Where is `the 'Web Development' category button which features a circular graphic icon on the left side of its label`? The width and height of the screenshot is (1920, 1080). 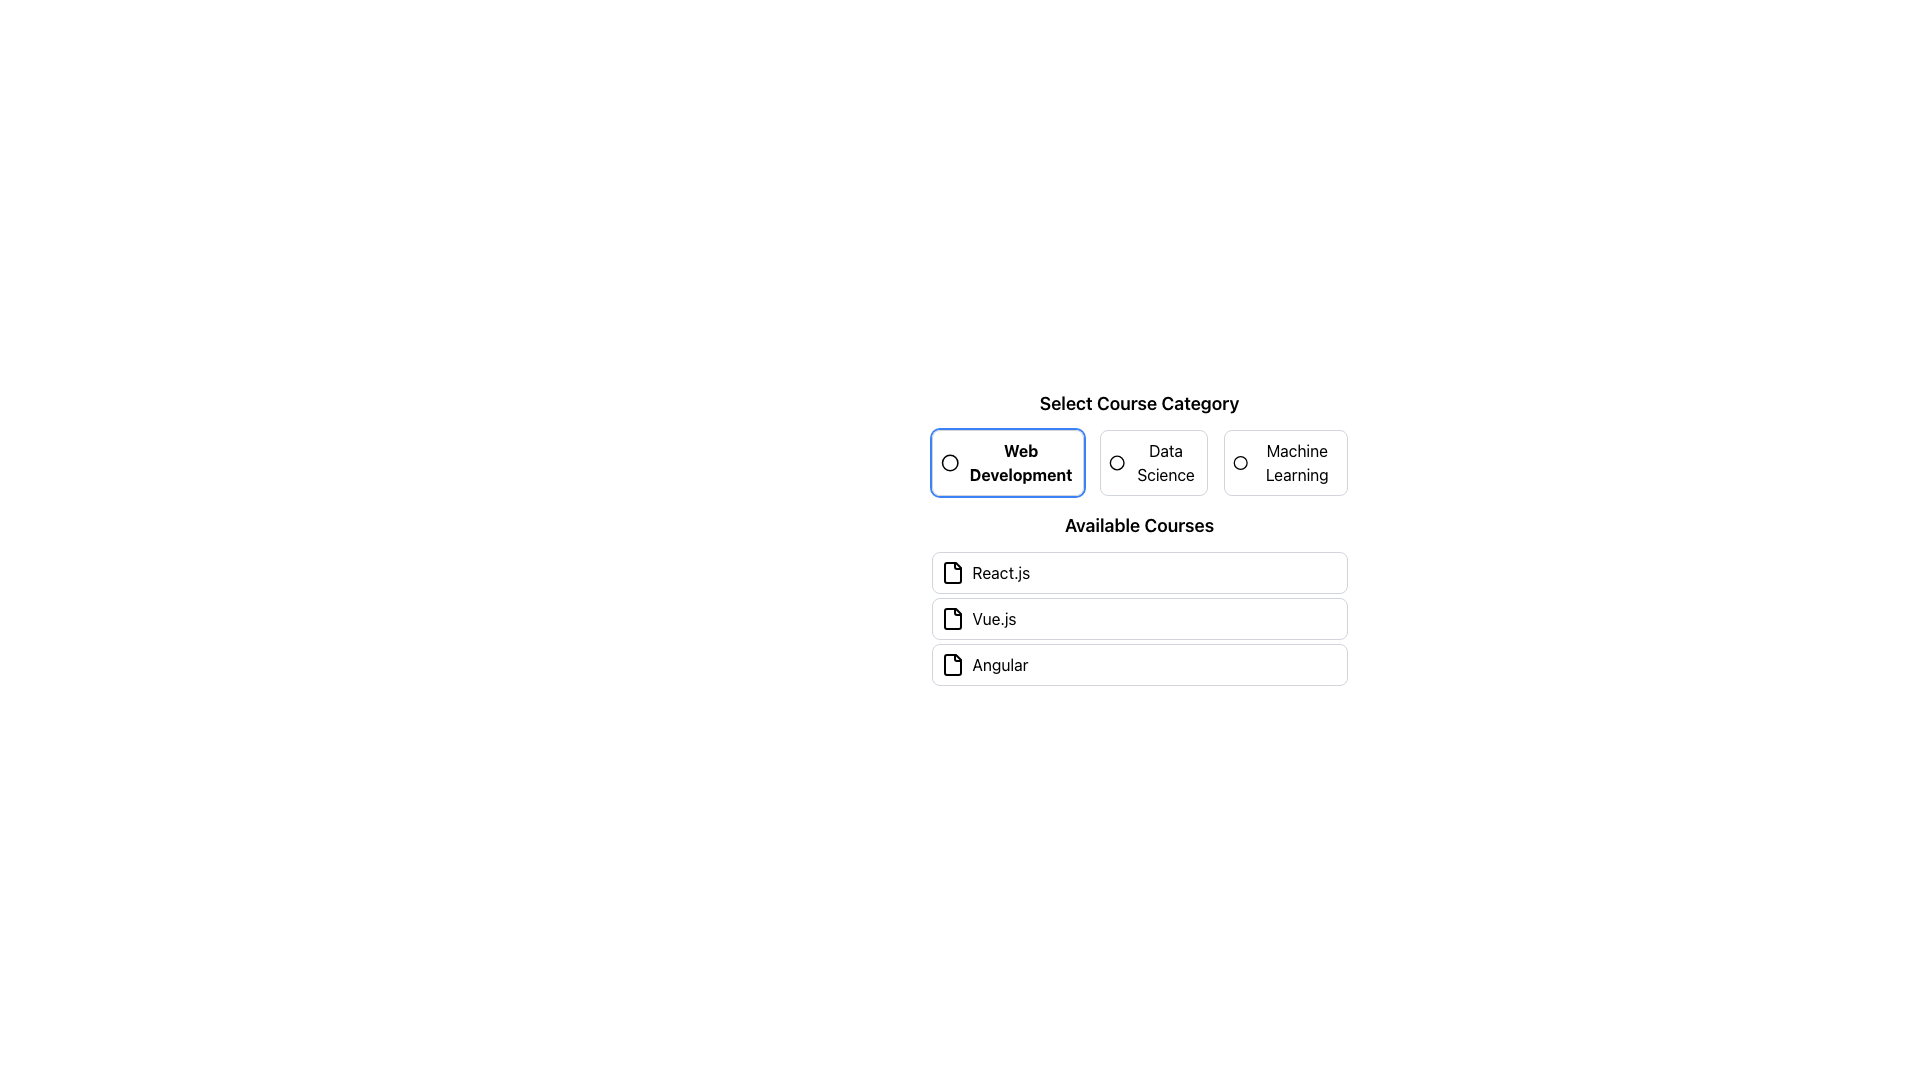 the 'Web Development' category button which features a circular graphic icon on the left side of its label is located at coordinates (948, 462).